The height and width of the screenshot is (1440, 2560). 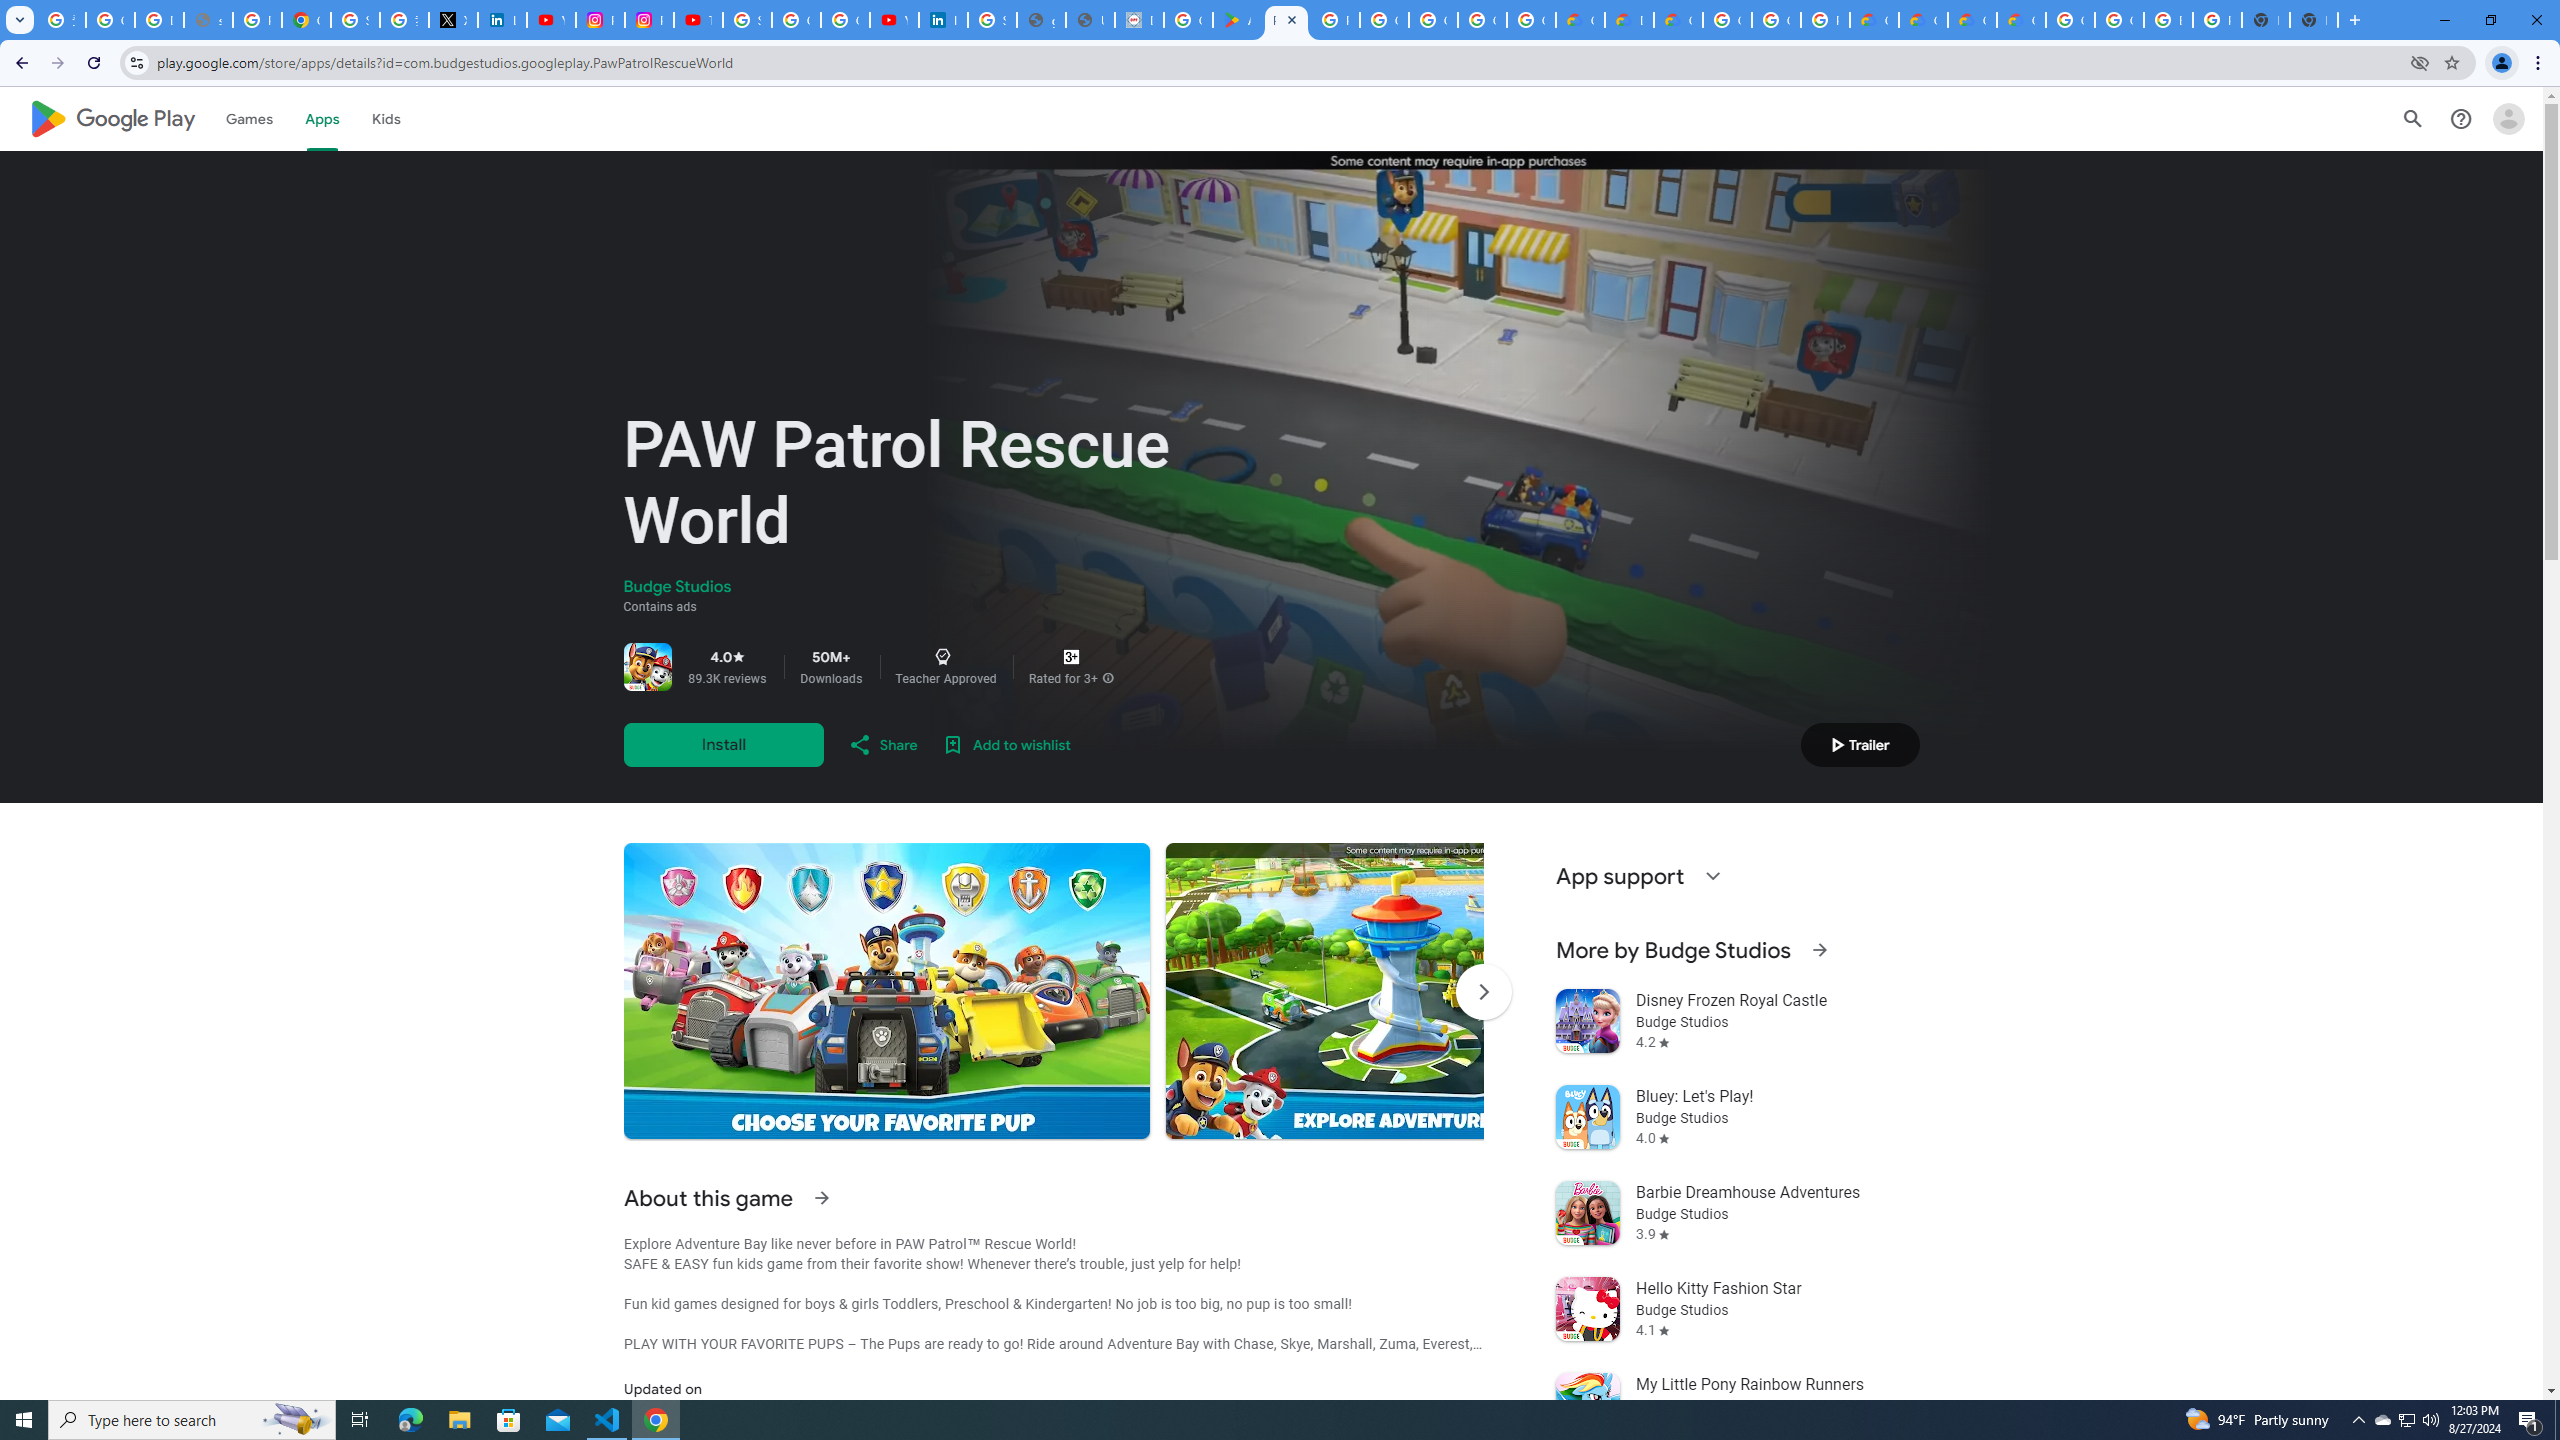 What do you see at coordinates (722, 744) in the screenshot?
I see `'Install'` at bounding box center [722, 744].